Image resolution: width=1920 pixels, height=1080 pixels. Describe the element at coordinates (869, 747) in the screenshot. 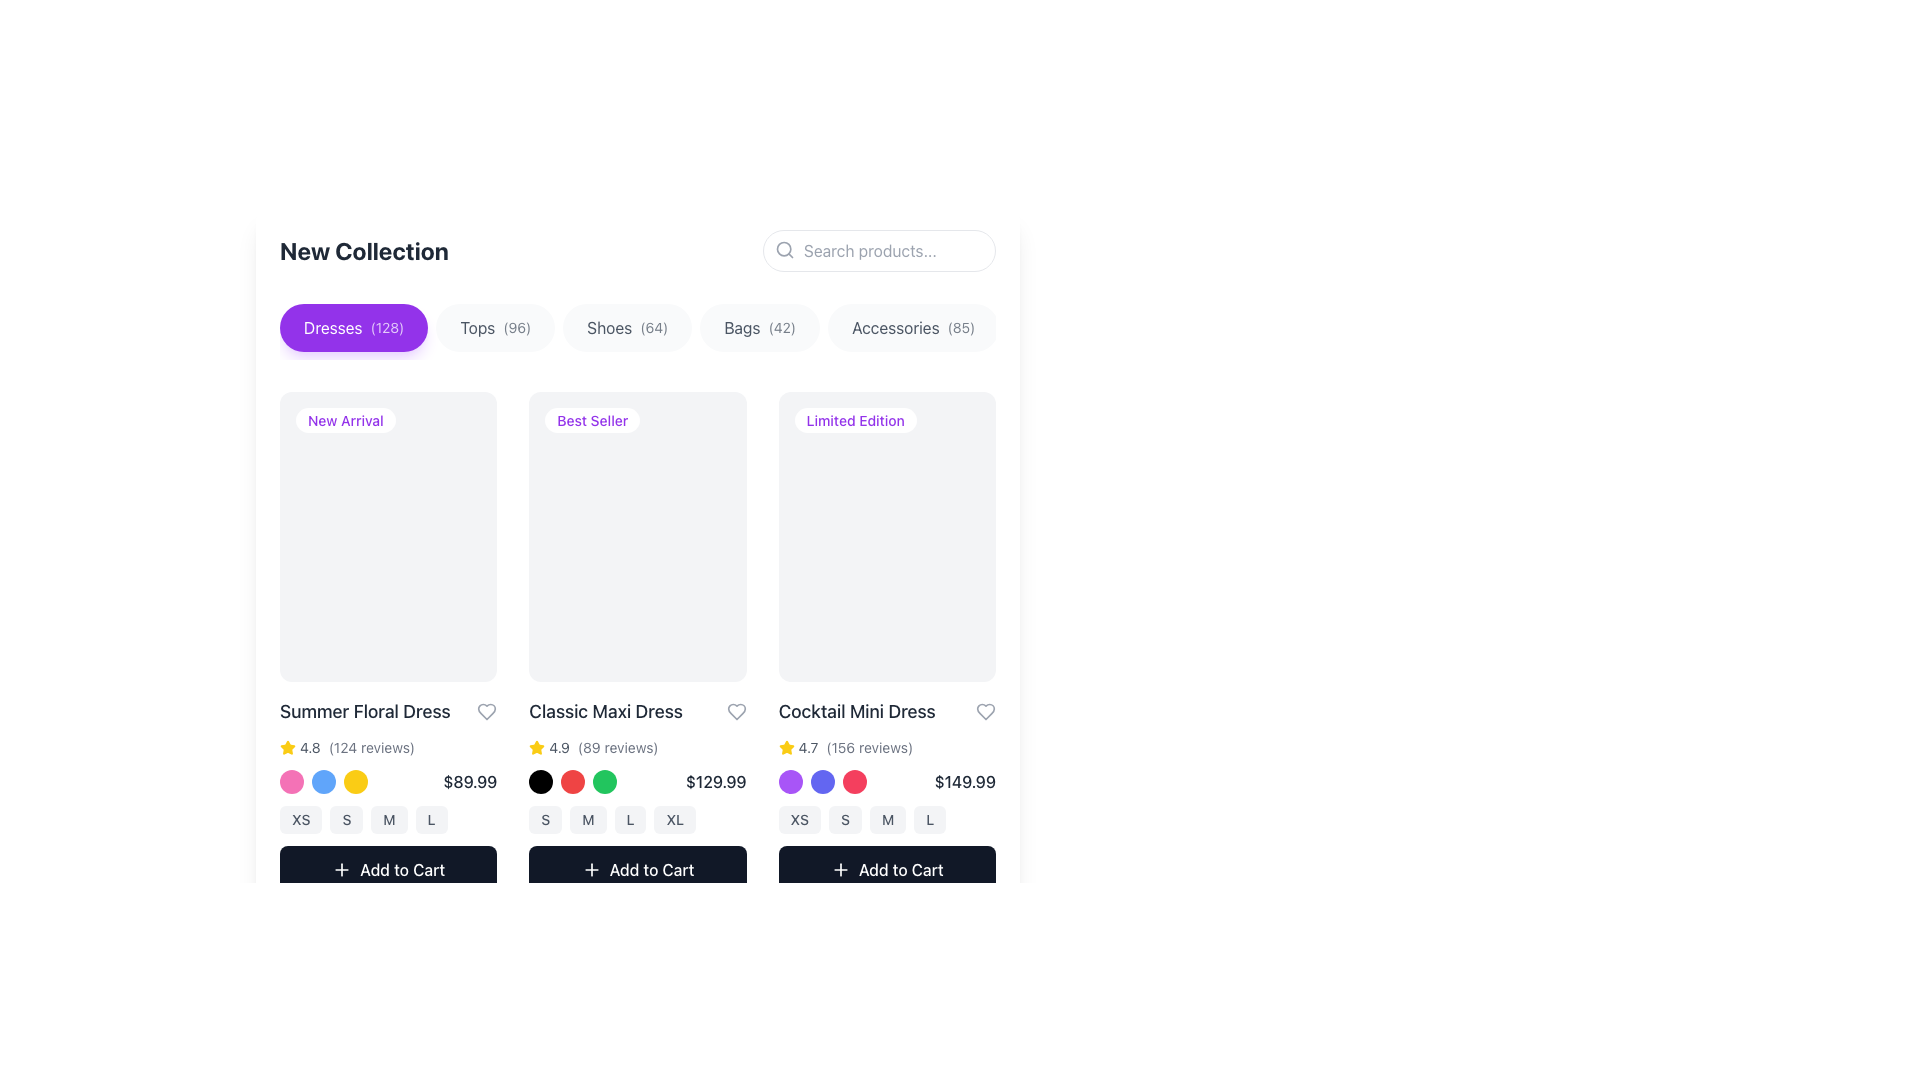

I see `the static text label that reads '(156 reviews)' associated with the product rating of the 'Cocktail Mini Dress' in the third product card` at that location.